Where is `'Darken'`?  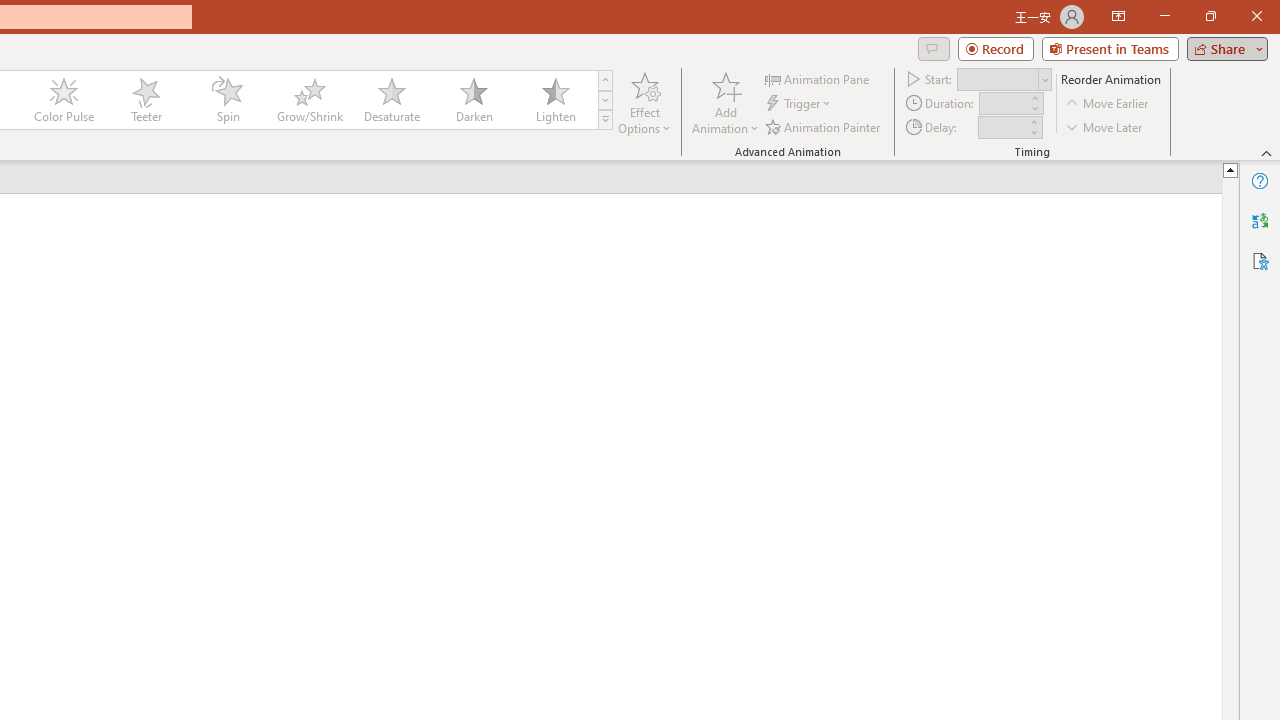
'Darken' is located at coordinates (472, 100).